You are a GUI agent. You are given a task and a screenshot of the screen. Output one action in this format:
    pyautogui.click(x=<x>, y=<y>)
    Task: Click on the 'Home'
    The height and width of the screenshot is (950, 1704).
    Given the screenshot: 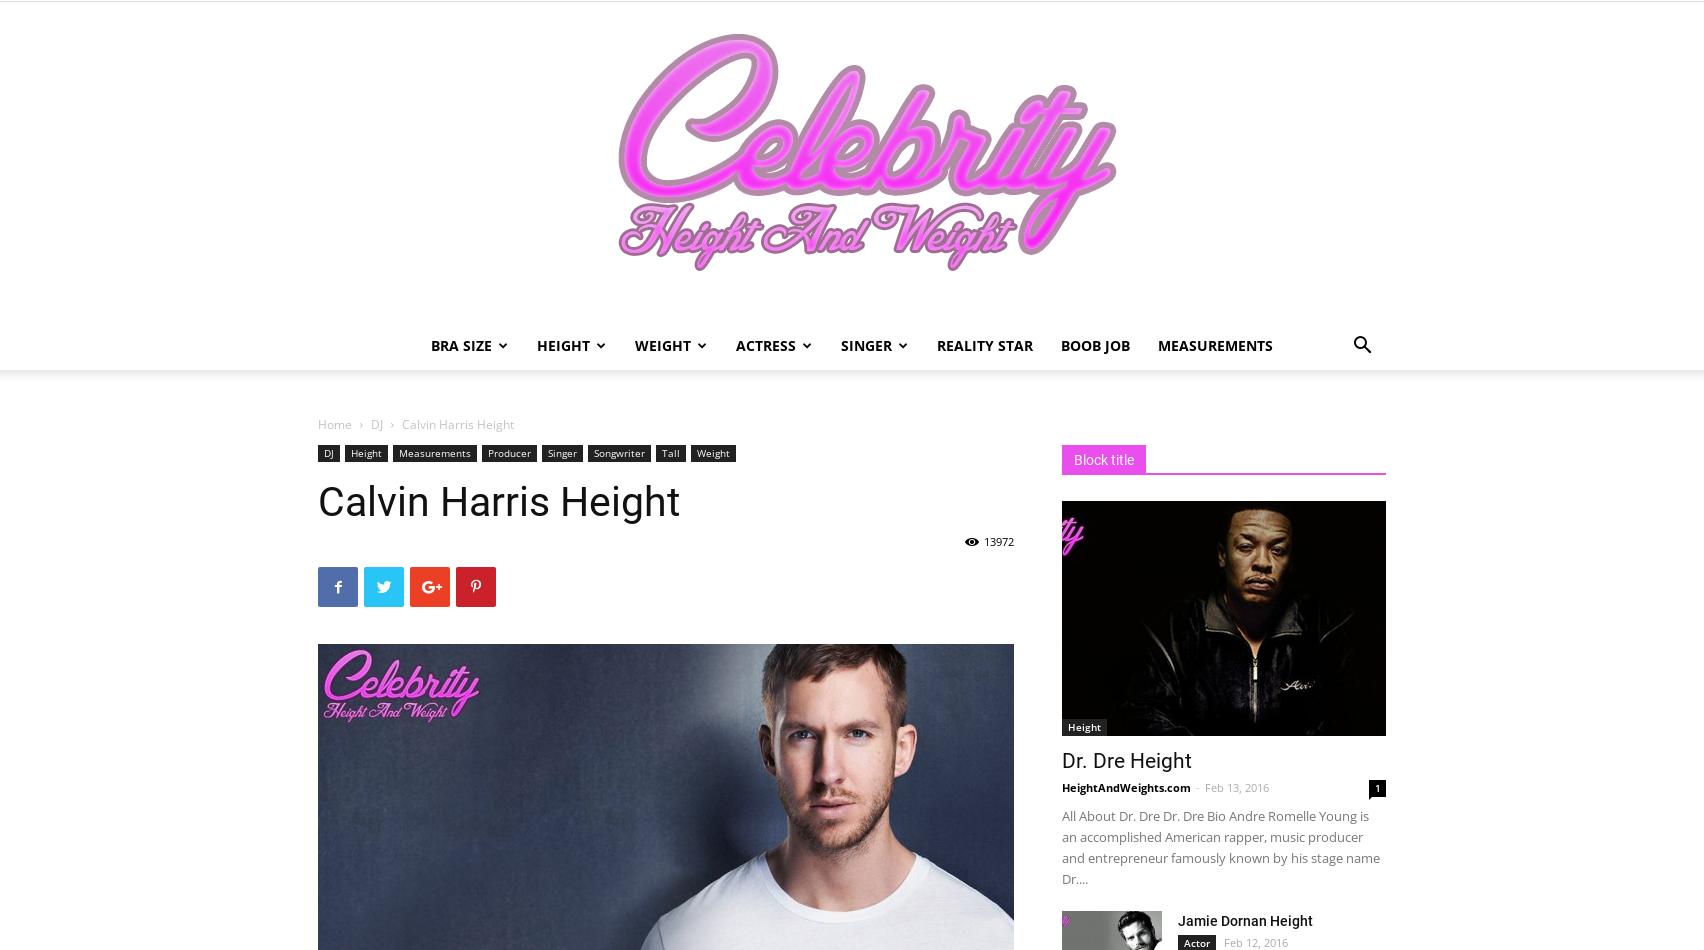 What is the action you would take?
    pyautogui.click(x=316, y=423)
    